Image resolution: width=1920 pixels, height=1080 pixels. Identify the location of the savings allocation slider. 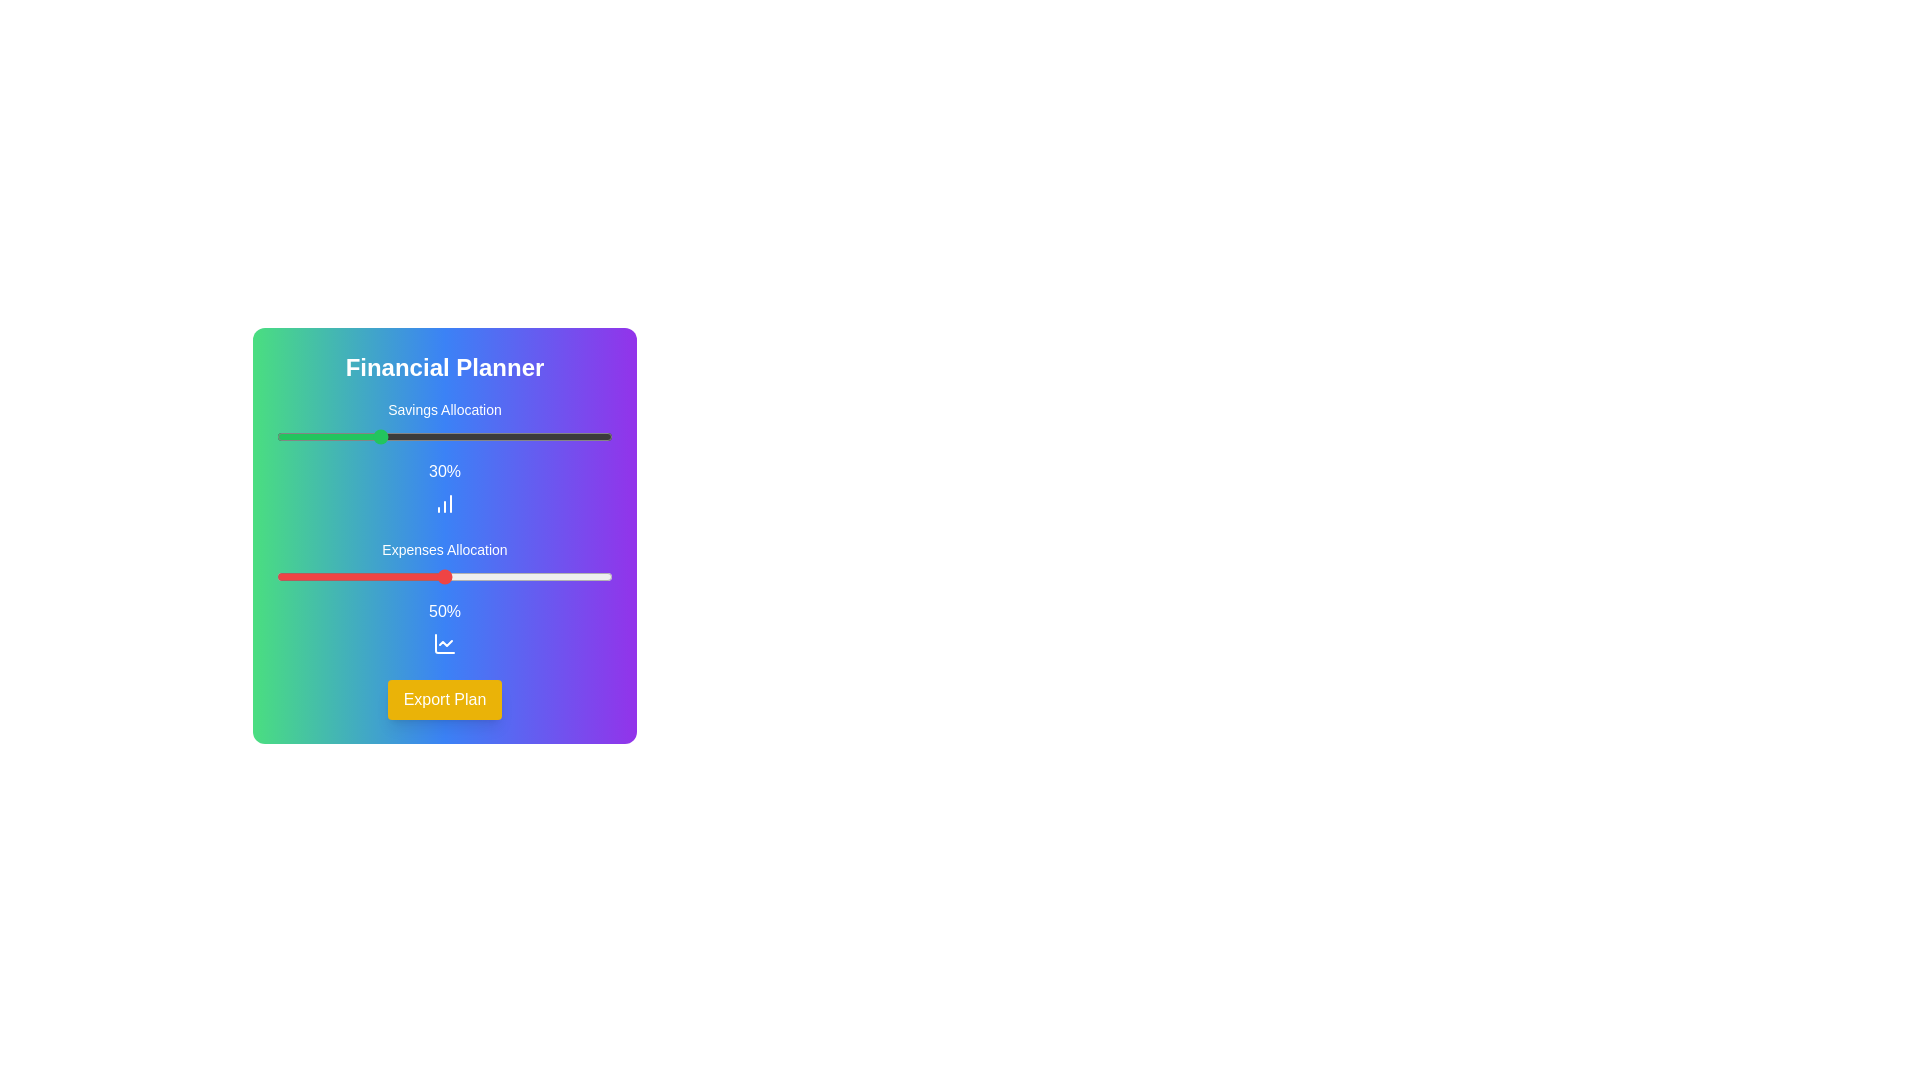
(528, 435).